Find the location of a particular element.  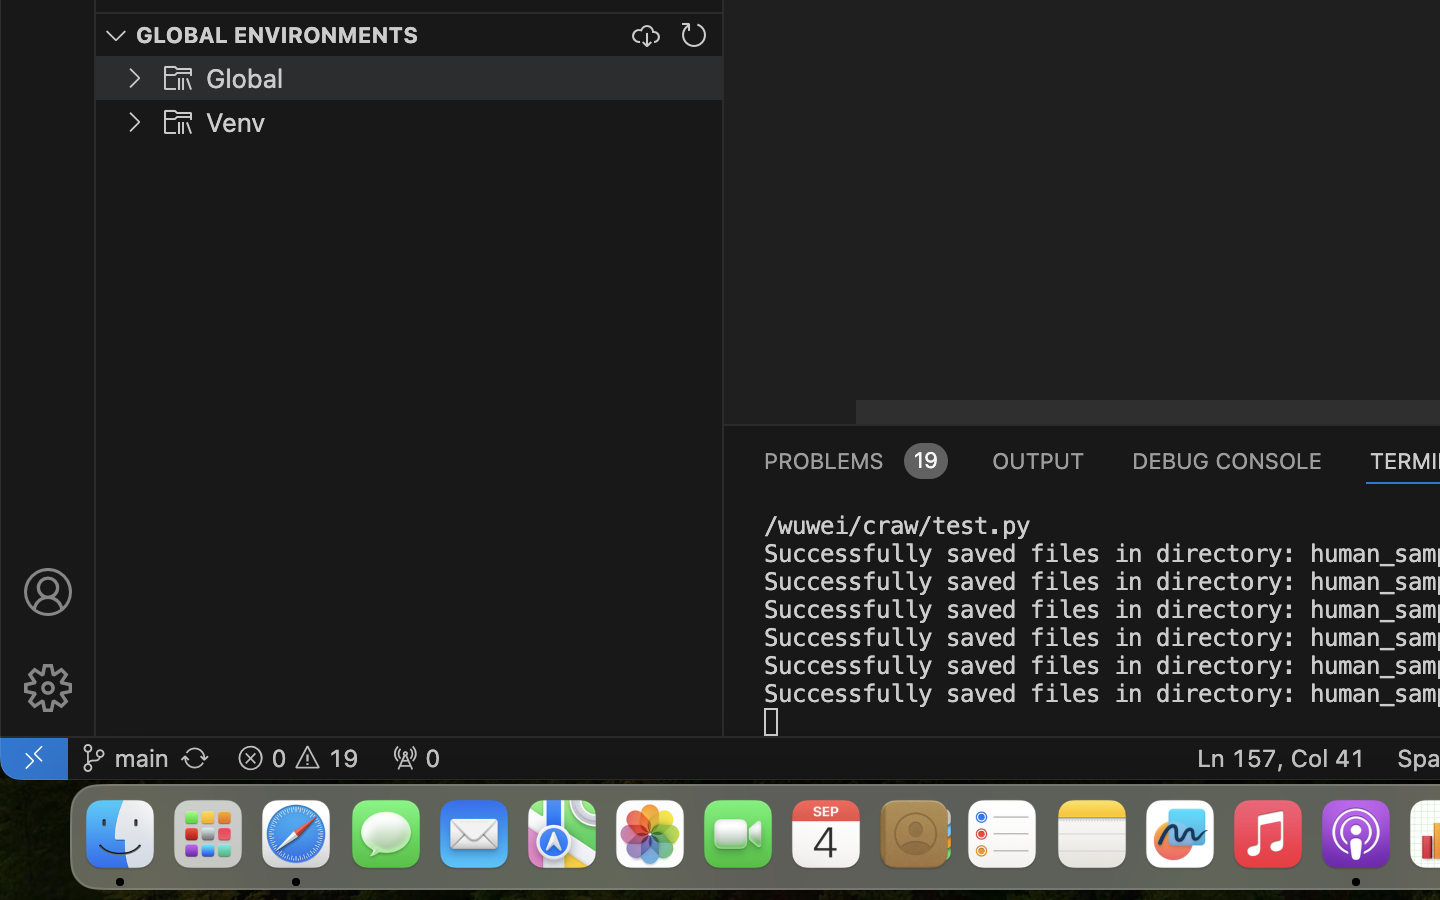

'Venv' is located at coordinates (236, 123).